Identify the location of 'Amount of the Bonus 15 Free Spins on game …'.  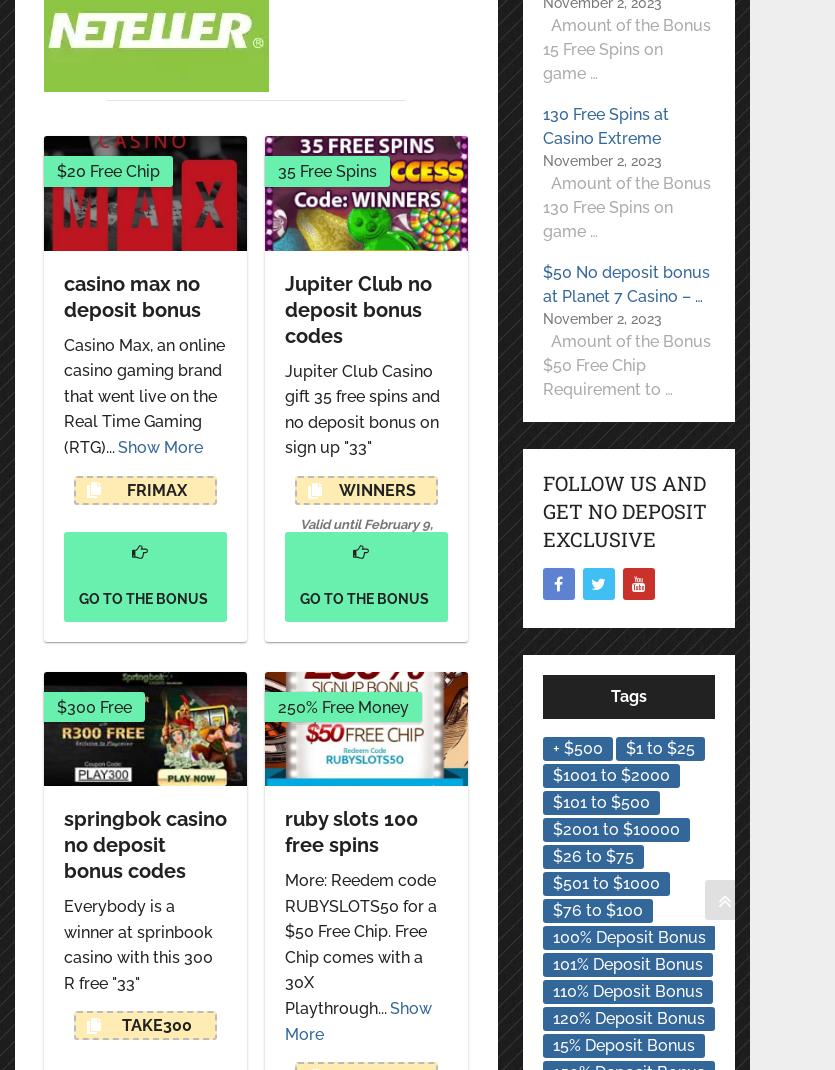
(624, 48).